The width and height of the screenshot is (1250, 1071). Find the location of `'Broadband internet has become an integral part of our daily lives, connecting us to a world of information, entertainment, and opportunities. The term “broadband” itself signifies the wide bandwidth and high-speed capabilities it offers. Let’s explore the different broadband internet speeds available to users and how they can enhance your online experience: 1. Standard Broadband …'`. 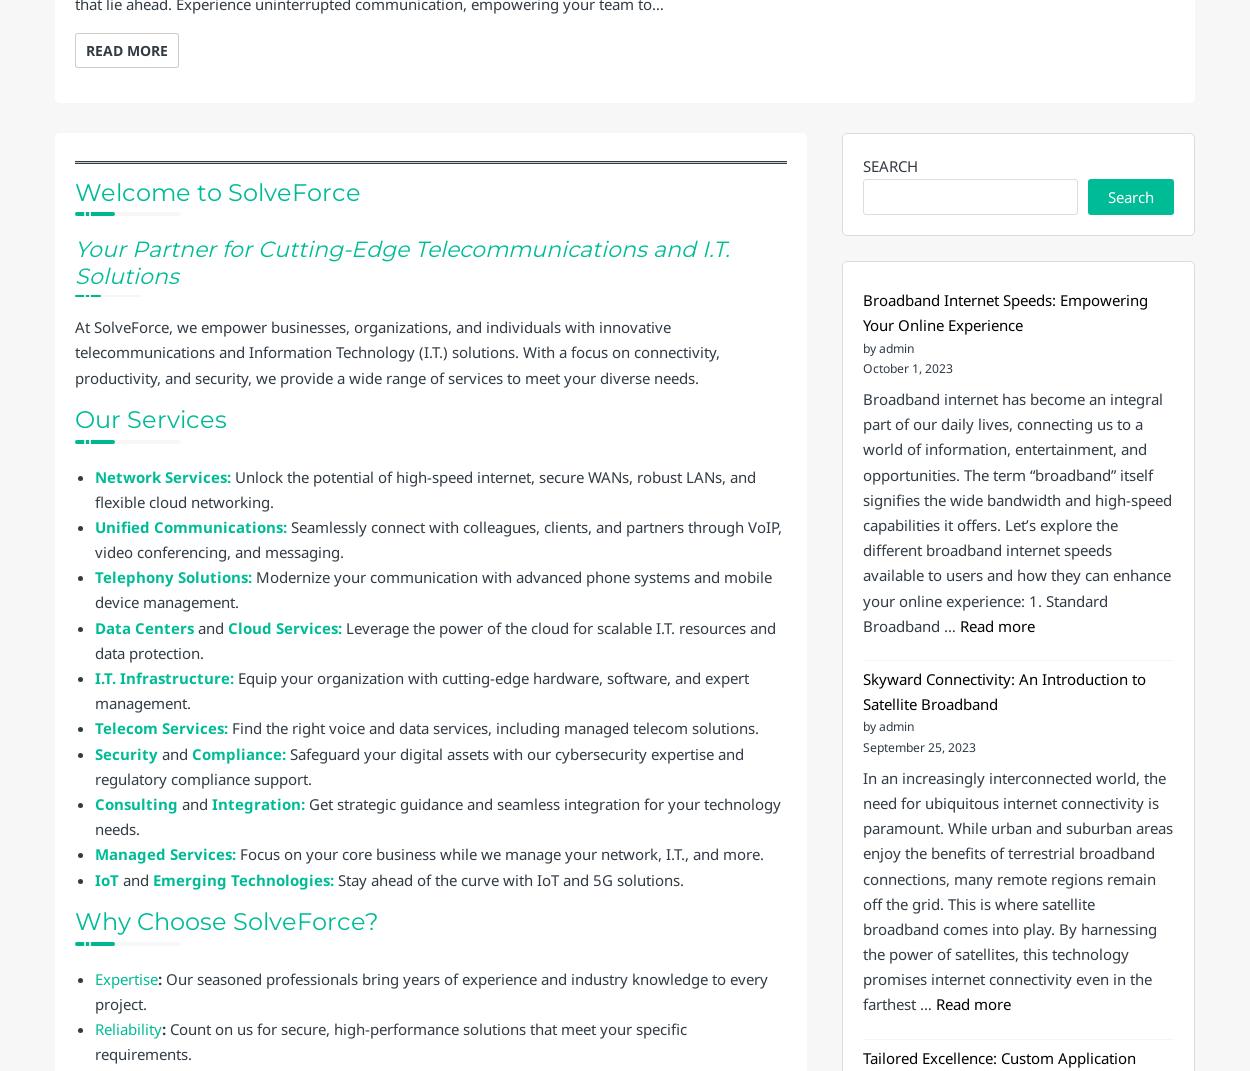

'Broadband internet has become an integral part of our daily lives, connecting us to a world of information, entertainment, and opportunities. The term “broadband” itself signifies the wide bandwidth and high-speed capabilities it offers. Let’s explore the different broadband internet speeds available to users and how they can enhance your online experience: 1. Standard Broadband …' is located at coordinates (861, 511).